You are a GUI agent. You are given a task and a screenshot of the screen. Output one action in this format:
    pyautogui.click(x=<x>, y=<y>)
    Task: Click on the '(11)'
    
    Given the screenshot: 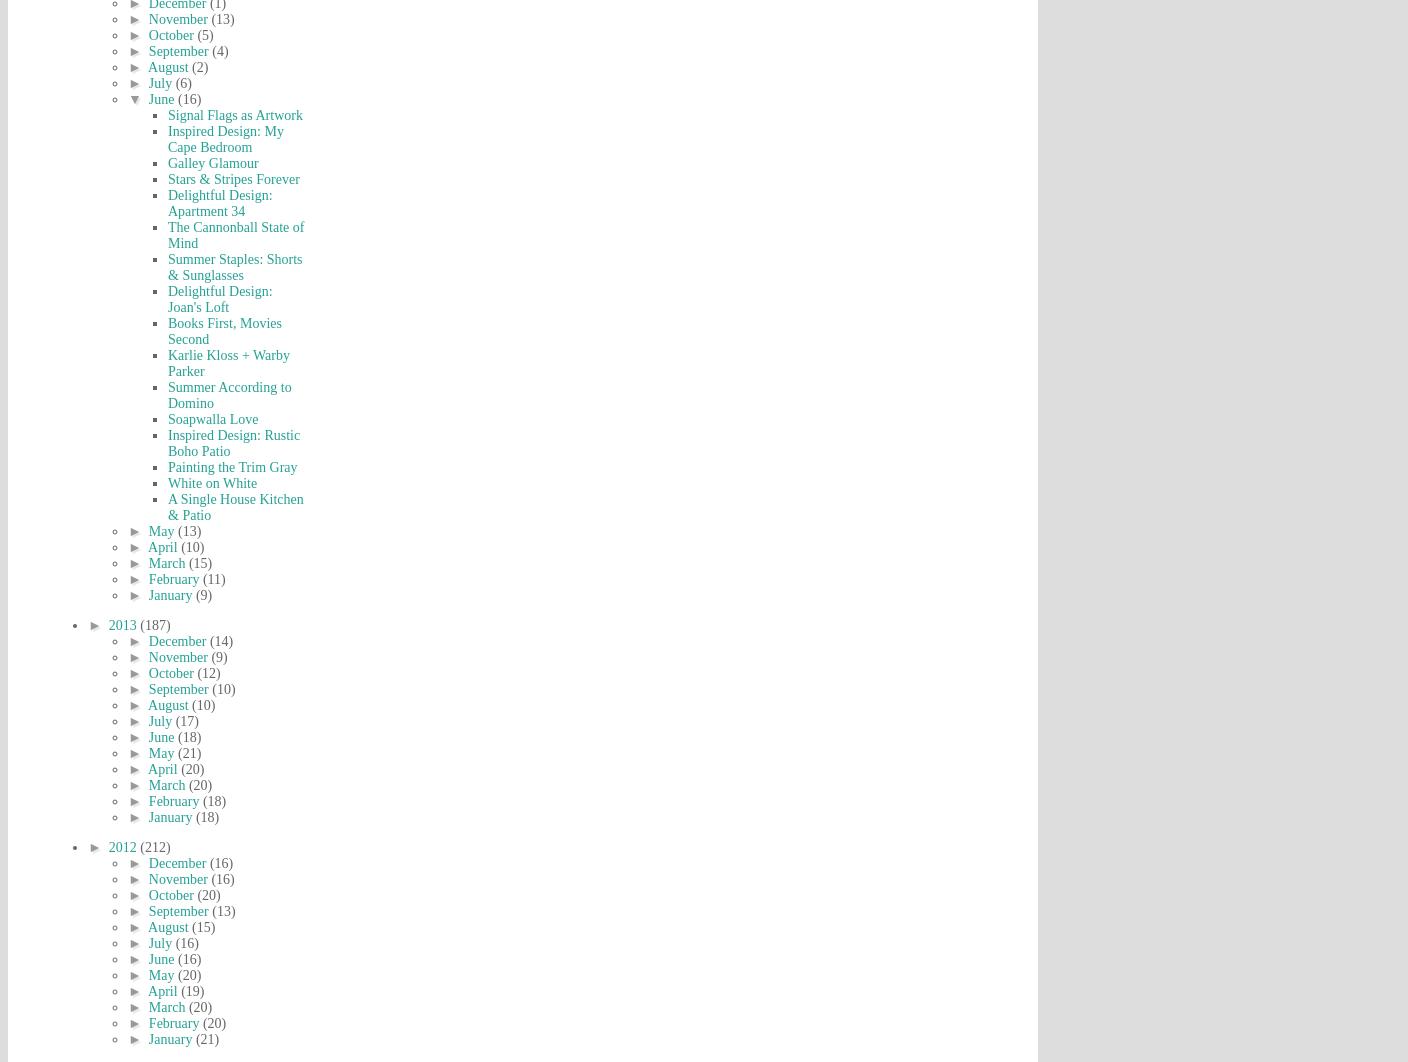 What is the action you would take?
    pyautogui.click(x=212, y=579)
    